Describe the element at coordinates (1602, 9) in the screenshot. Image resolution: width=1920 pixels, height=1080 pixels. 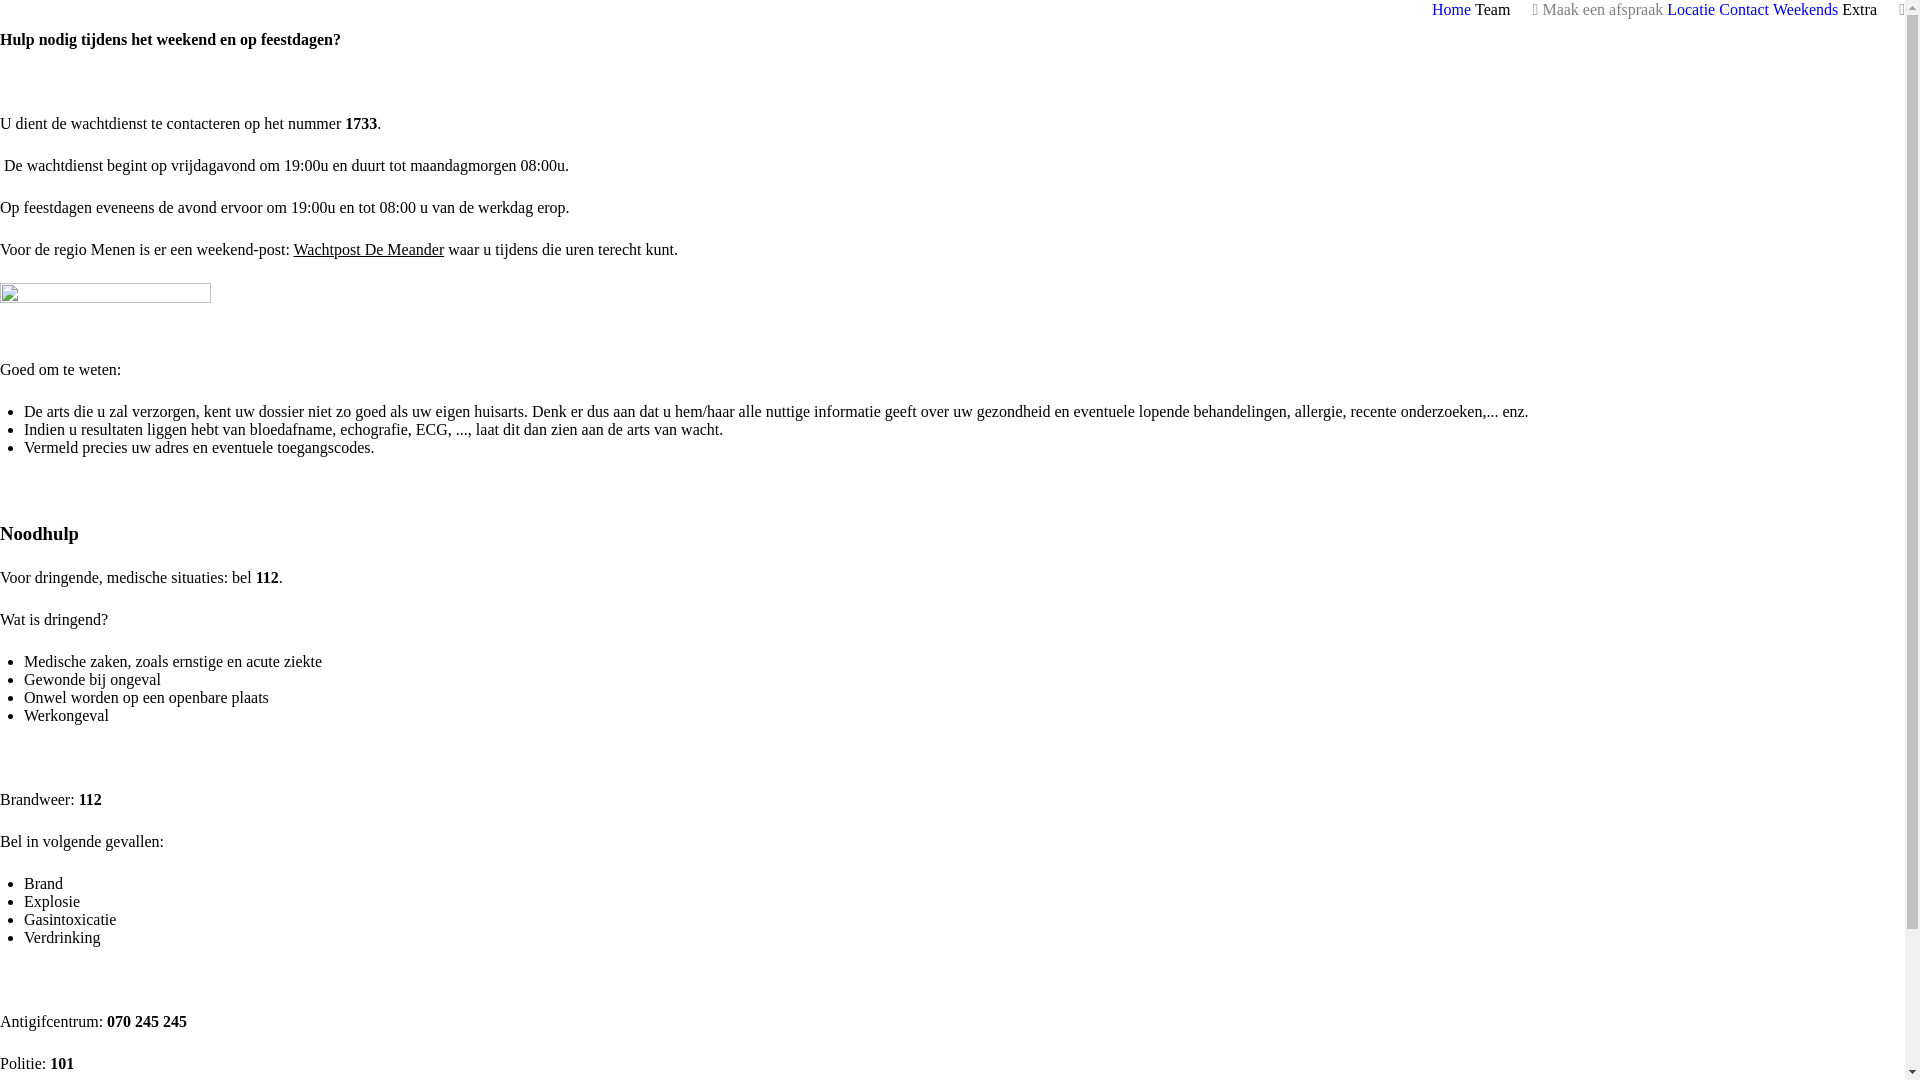
I see `'Maak een afspraak'` at that location.